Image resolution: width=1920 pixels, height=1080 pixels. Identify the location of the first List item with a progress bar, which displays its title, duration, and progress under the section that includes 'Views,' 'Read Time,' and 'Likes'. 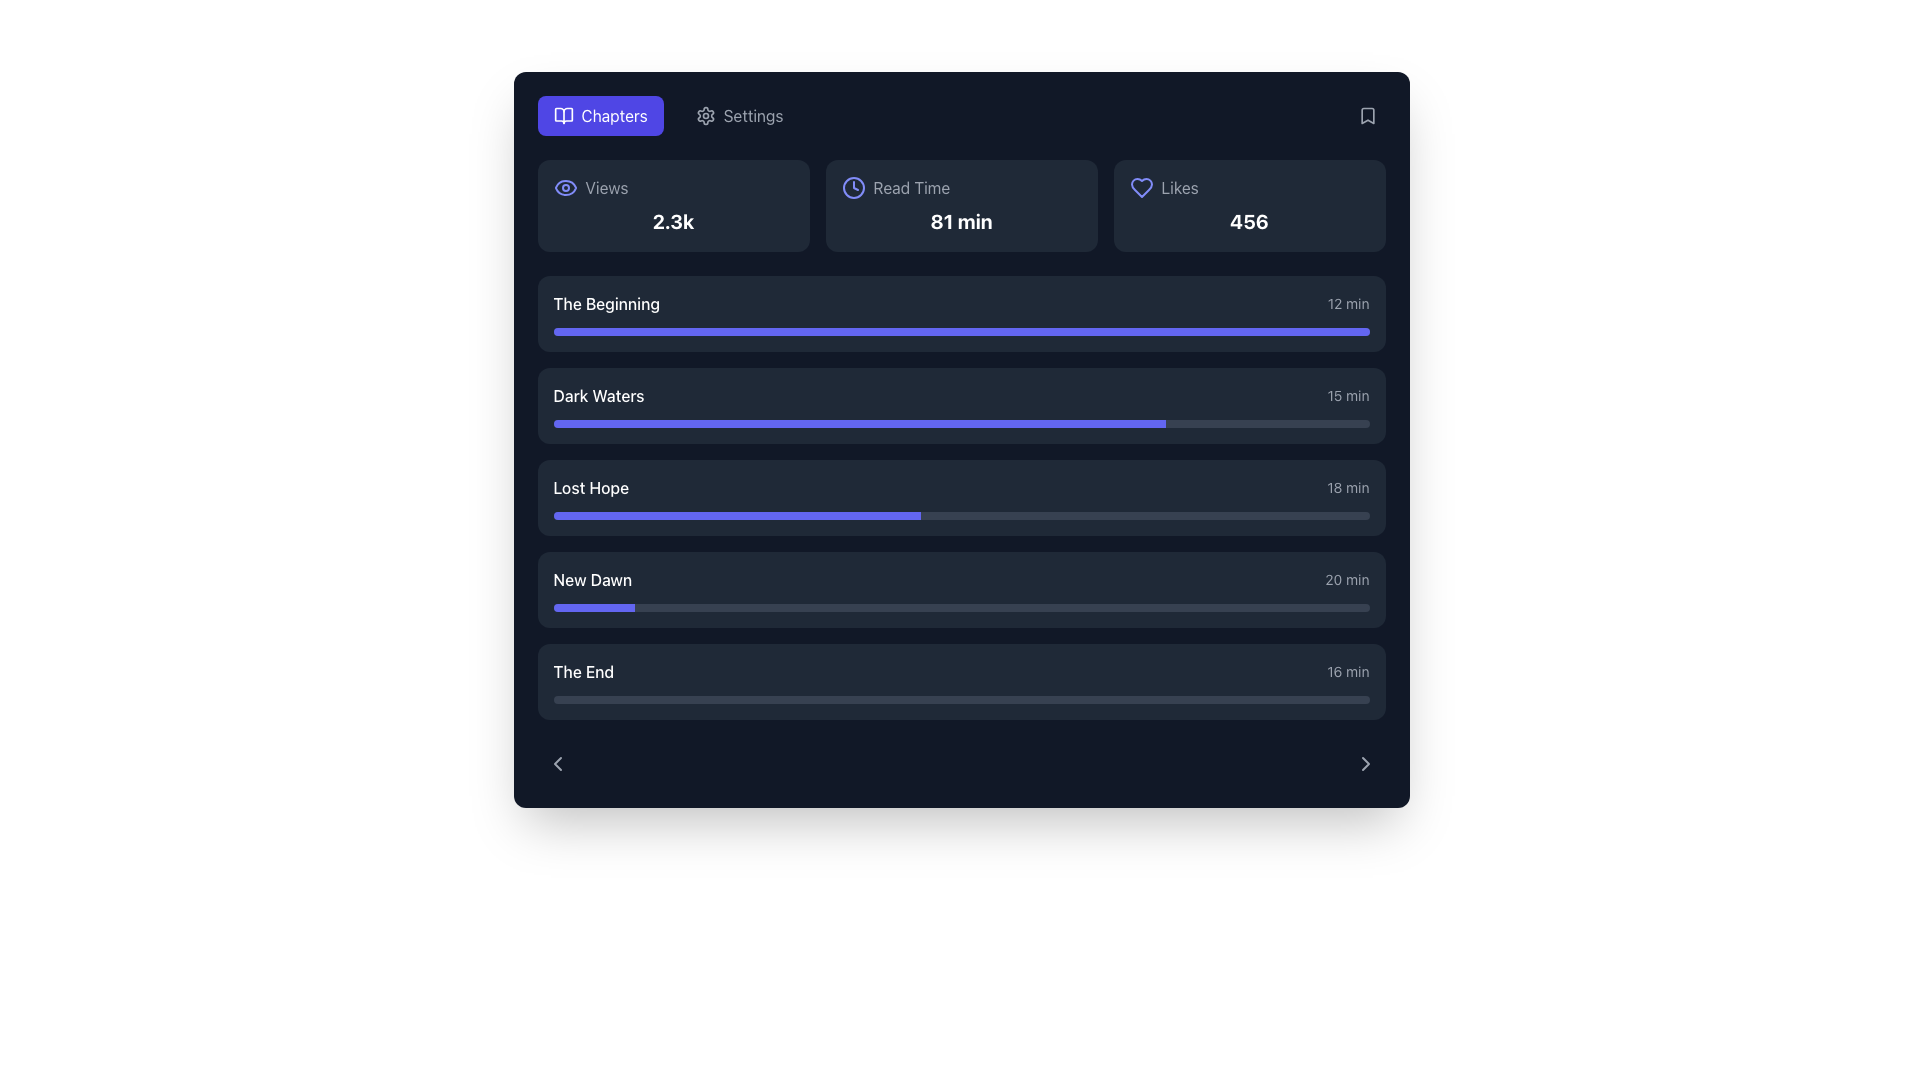
(961, 313).